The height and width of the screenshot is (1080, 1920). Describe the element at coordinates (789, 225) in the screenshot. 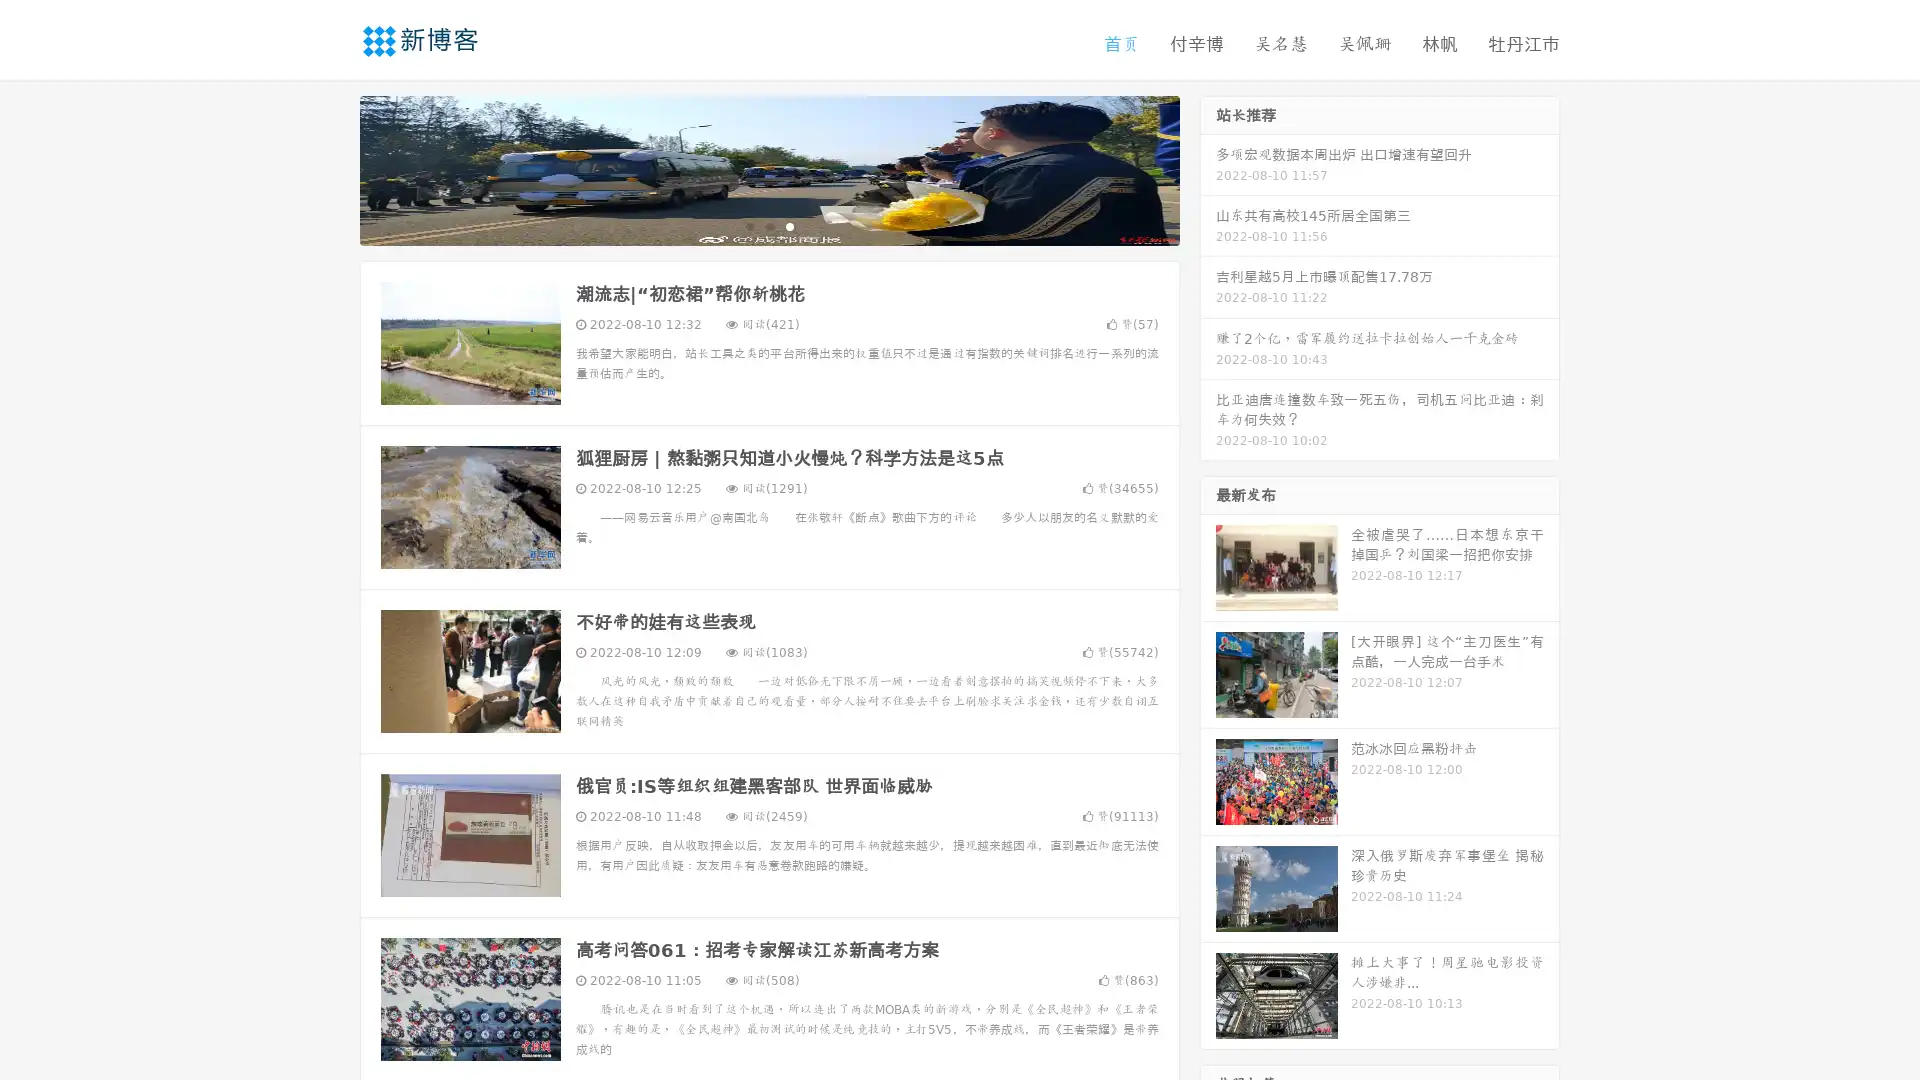

I see `Go to slide 3` at that location.